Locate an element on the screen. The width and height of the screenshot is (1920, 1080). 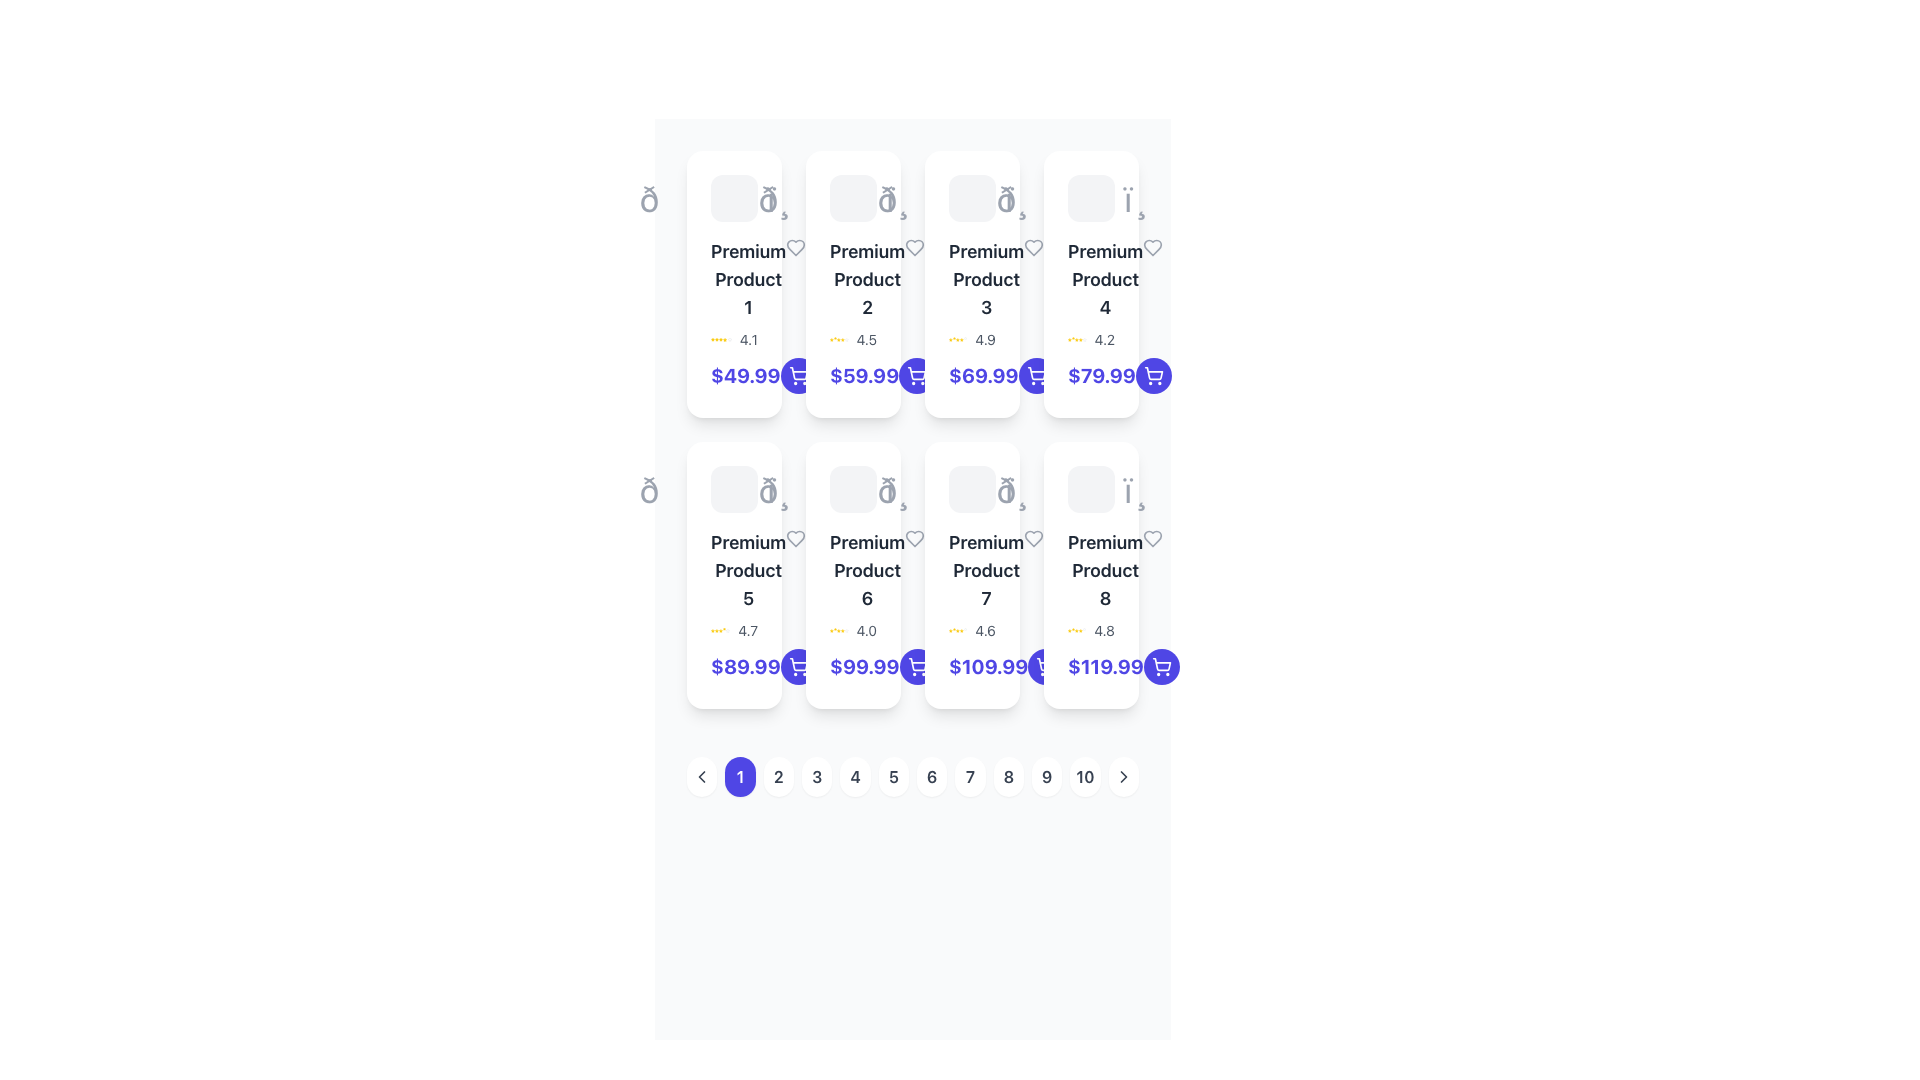
the button used to add 'Premium Product 5' to the shopping cart, located at the bottom right corner of the product card is located at coordinates (797, 667).